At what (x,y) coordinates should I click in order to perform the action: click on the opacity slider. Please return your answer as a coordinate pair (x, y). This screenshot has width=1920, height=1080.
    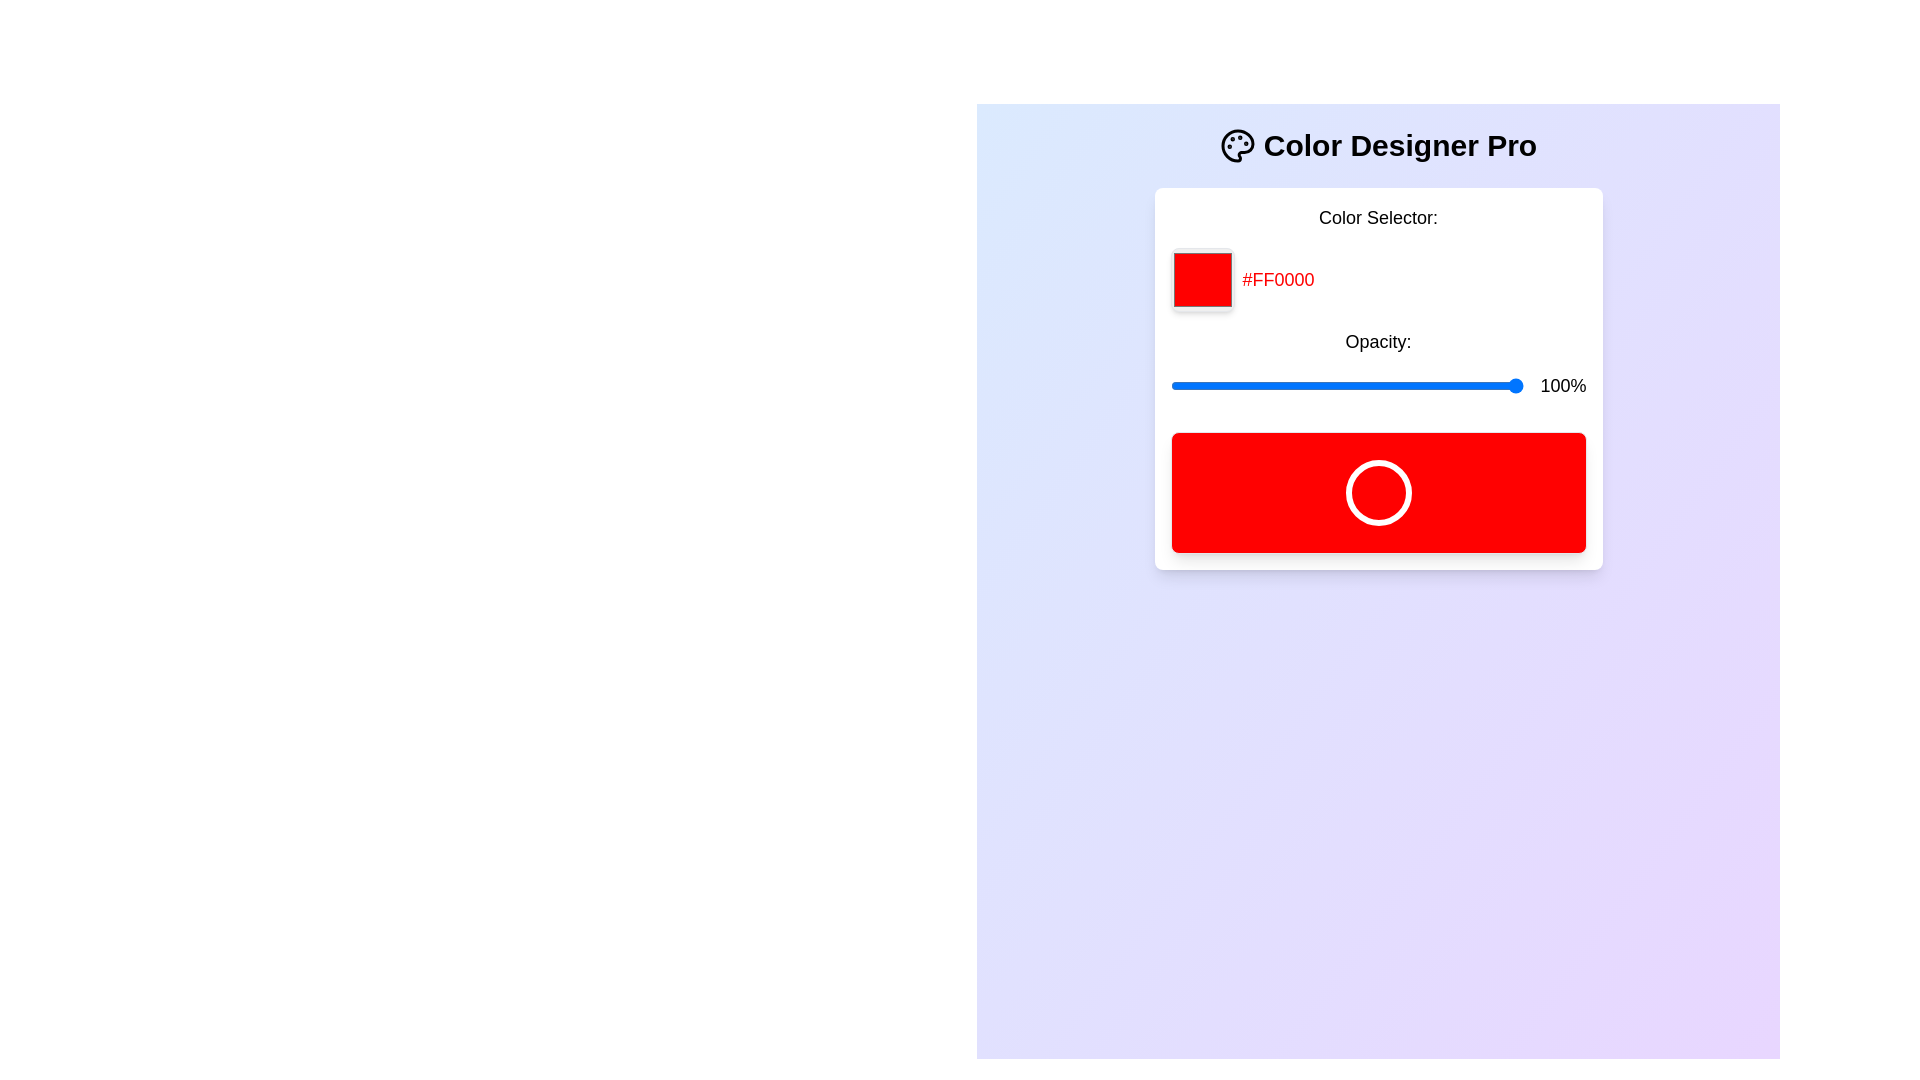
    Looking at the image, I should click on (1195, 385).